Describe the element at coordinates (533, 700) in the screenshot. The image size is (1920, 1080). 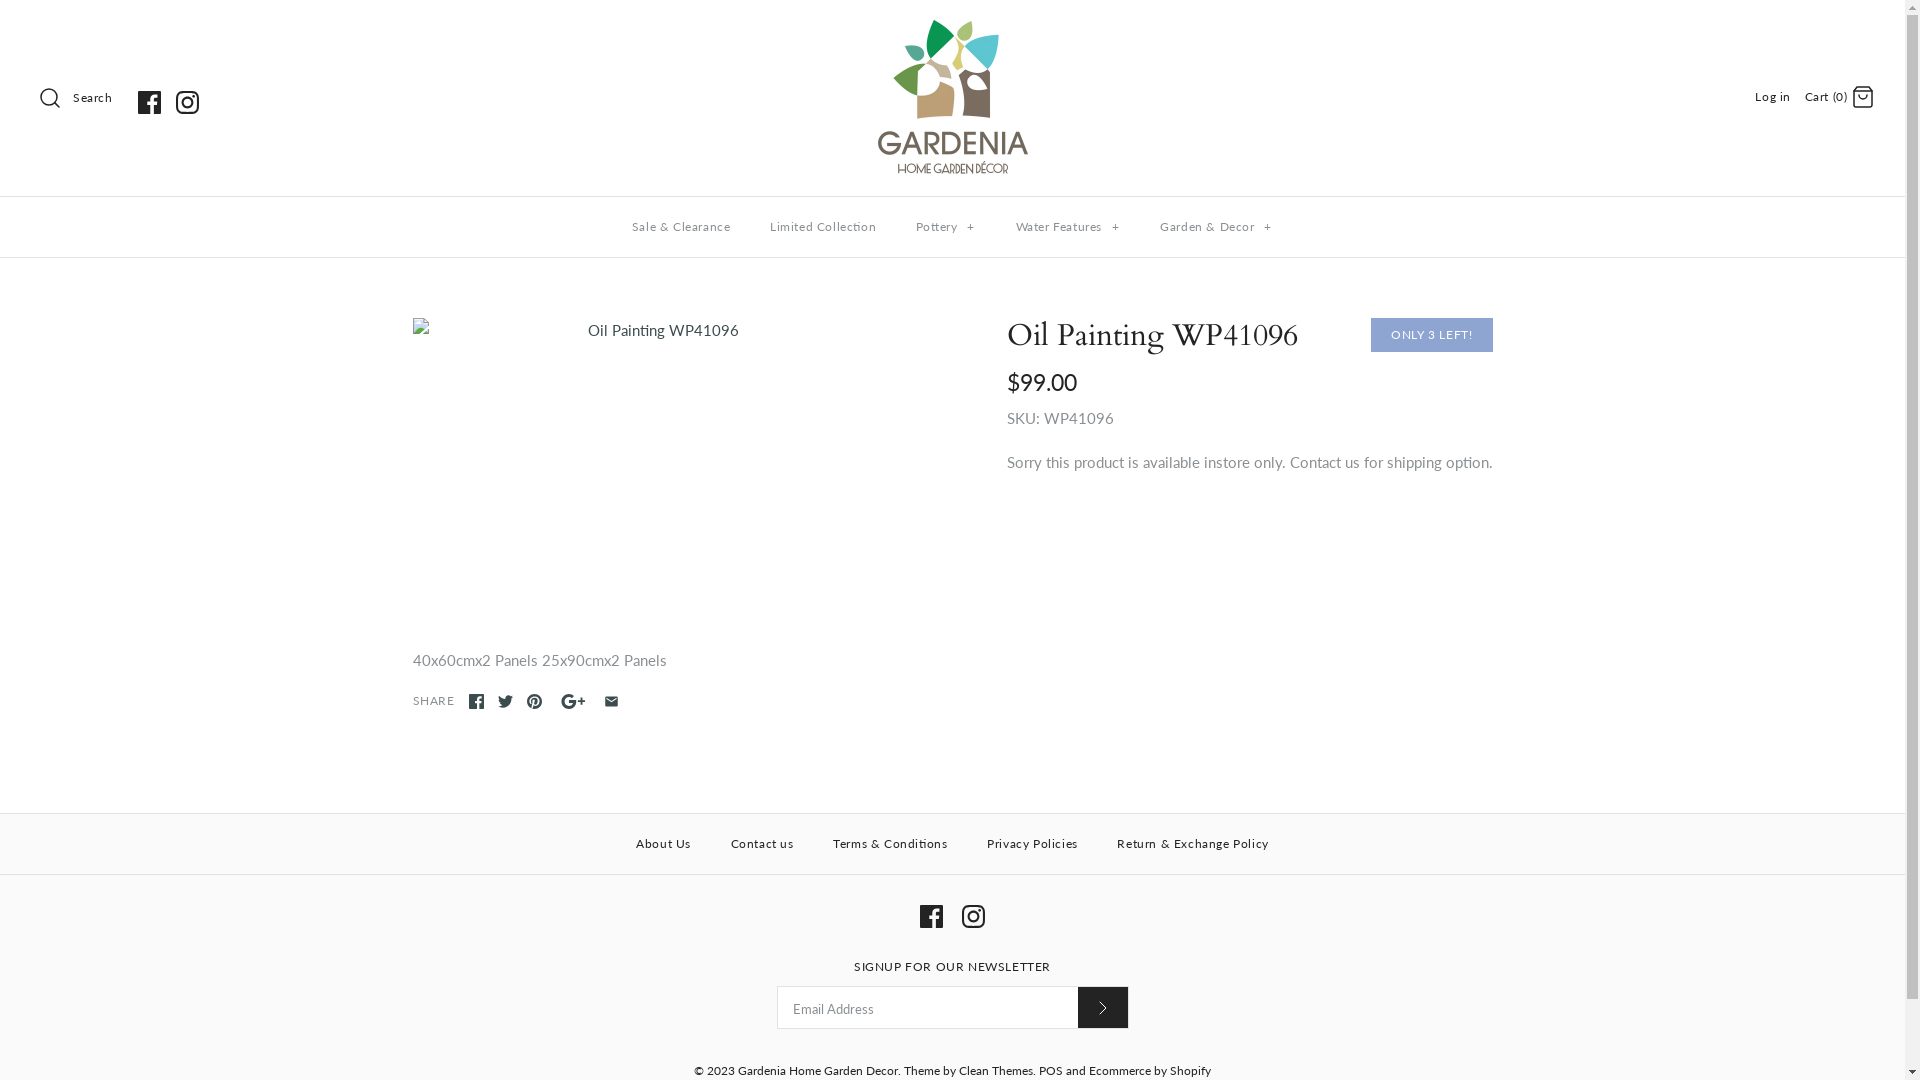
I see `'Pinterest'` at that location.